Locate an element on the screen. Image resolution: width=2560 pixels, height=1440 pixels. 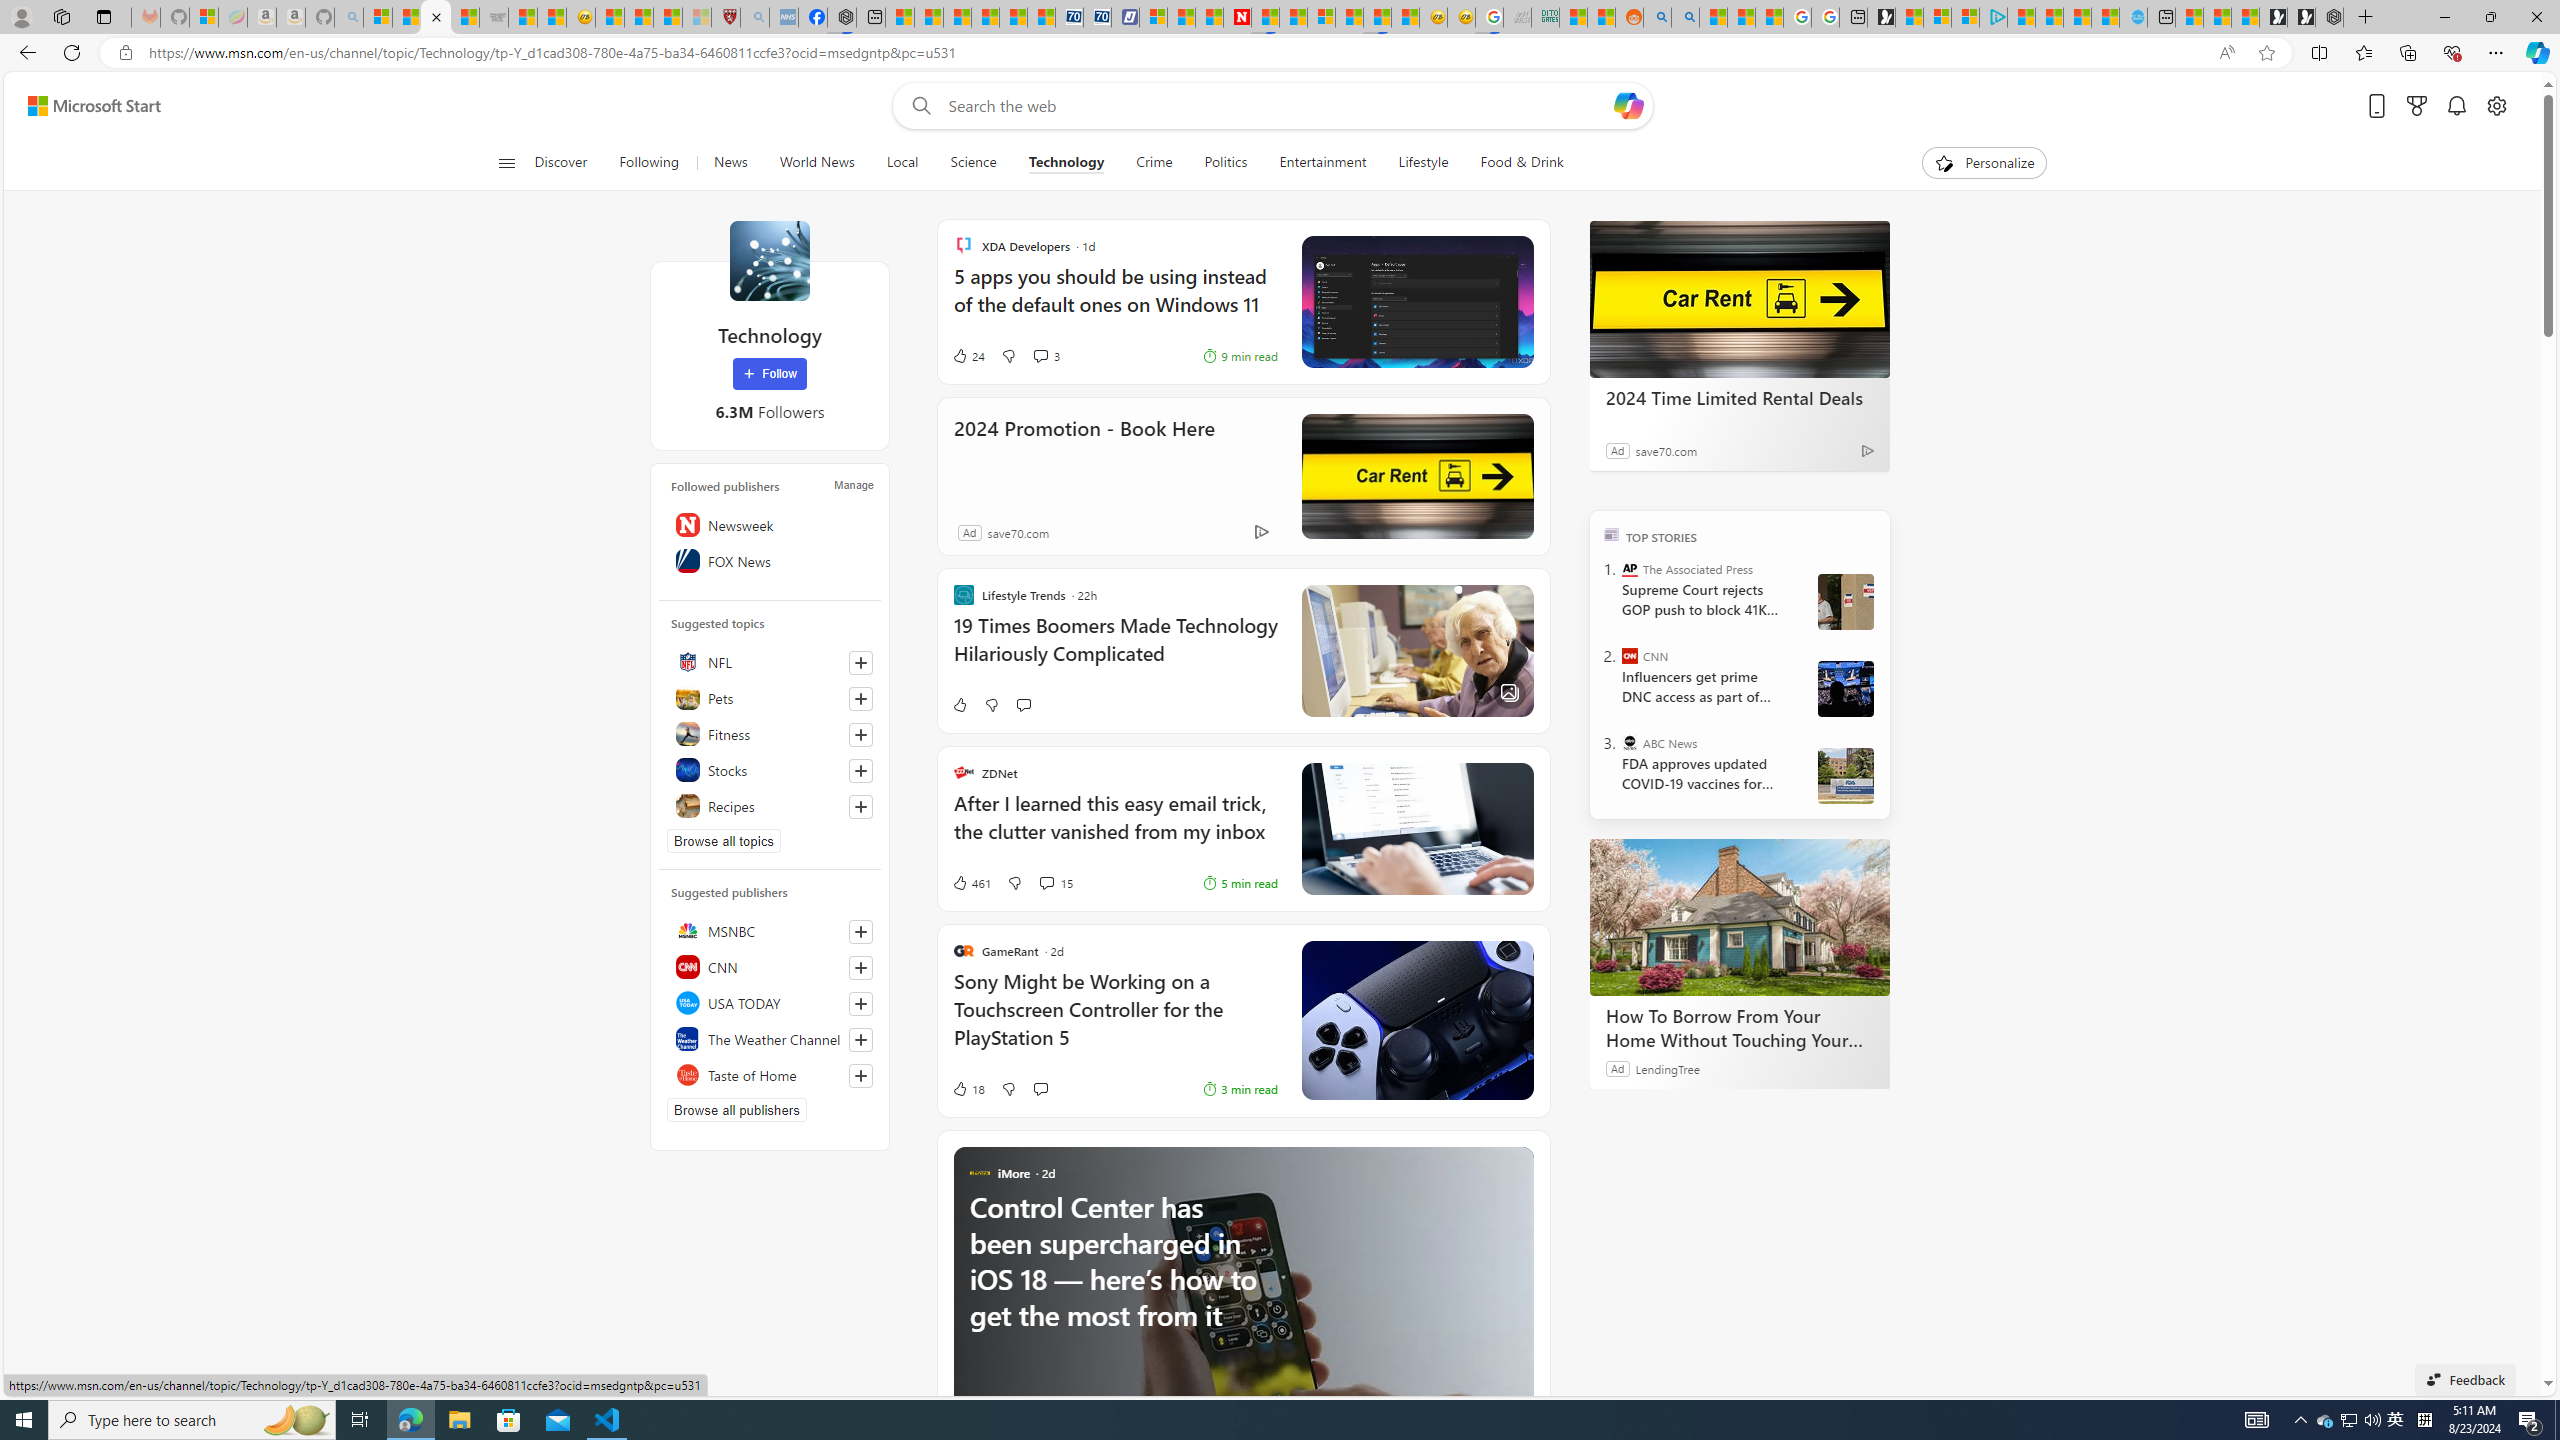
'Taste of Home' is located at coordinates (770, 1073).